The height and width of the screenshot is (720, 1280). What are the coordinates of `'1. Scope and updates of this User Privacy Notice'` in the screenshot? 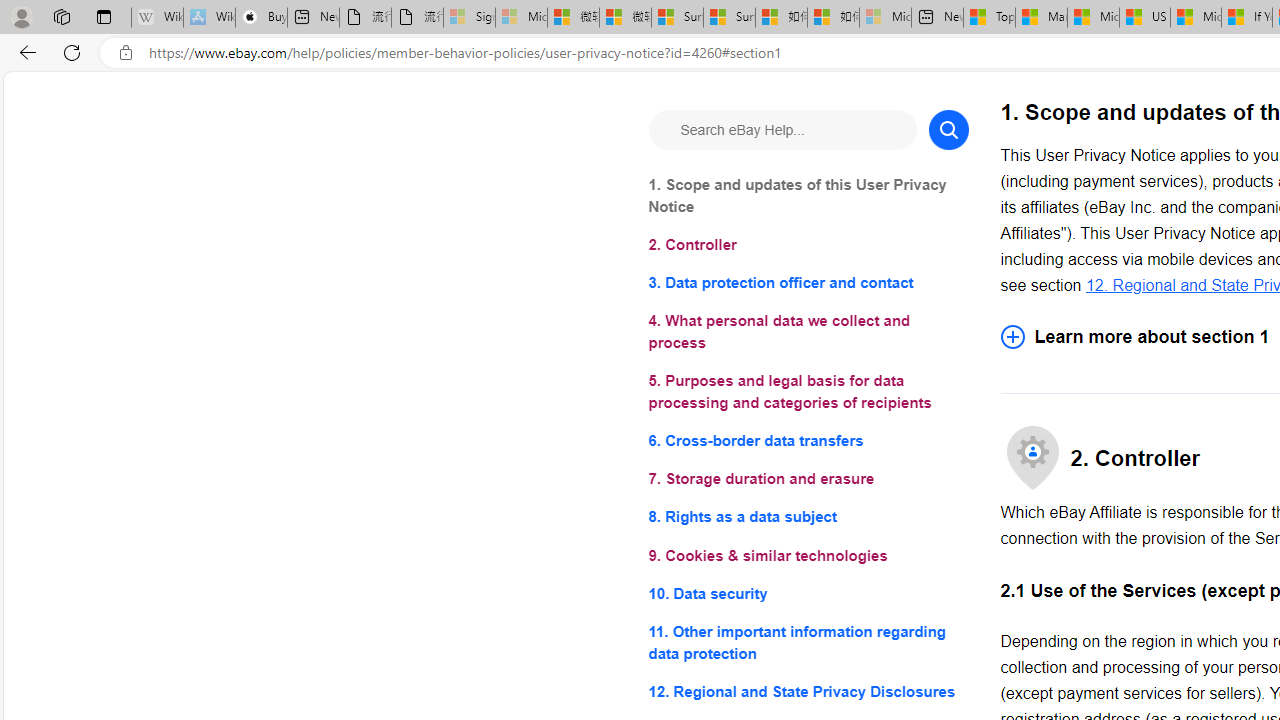 It's located at (808, 196).